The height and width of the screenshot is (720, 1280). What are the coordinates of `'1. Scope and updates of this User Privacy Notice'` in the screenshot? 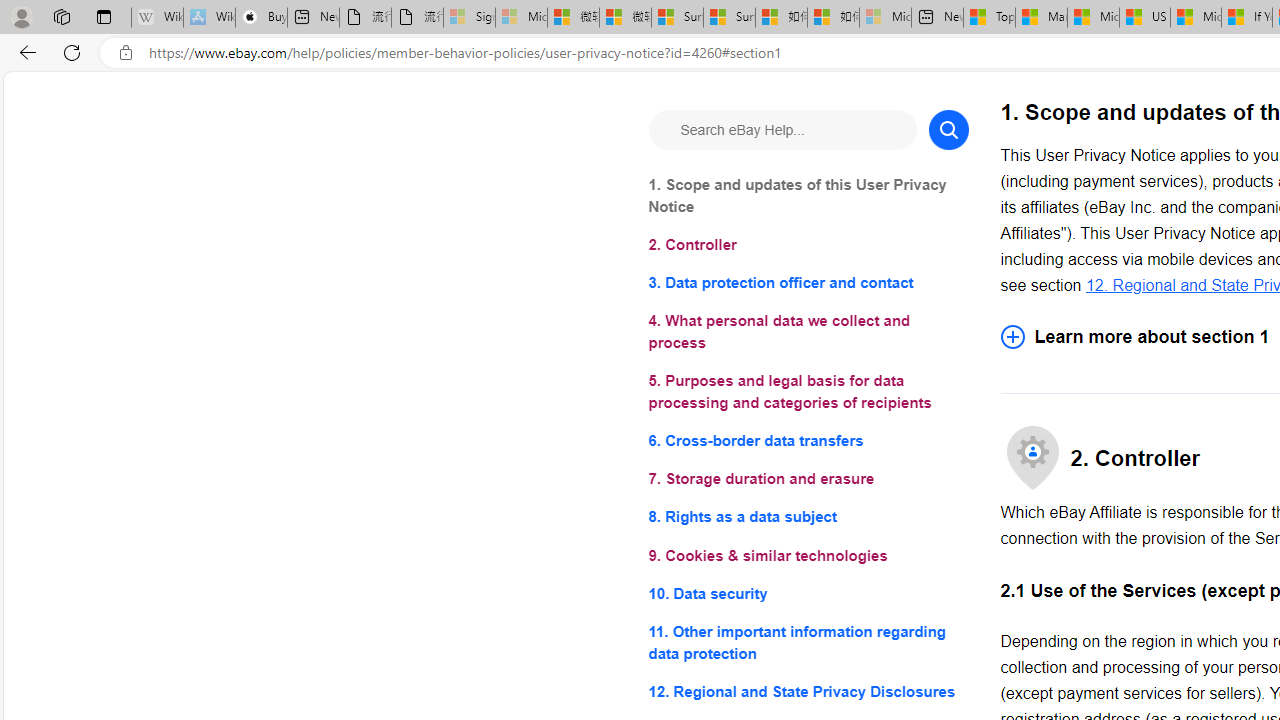 It's located at (808, 196).